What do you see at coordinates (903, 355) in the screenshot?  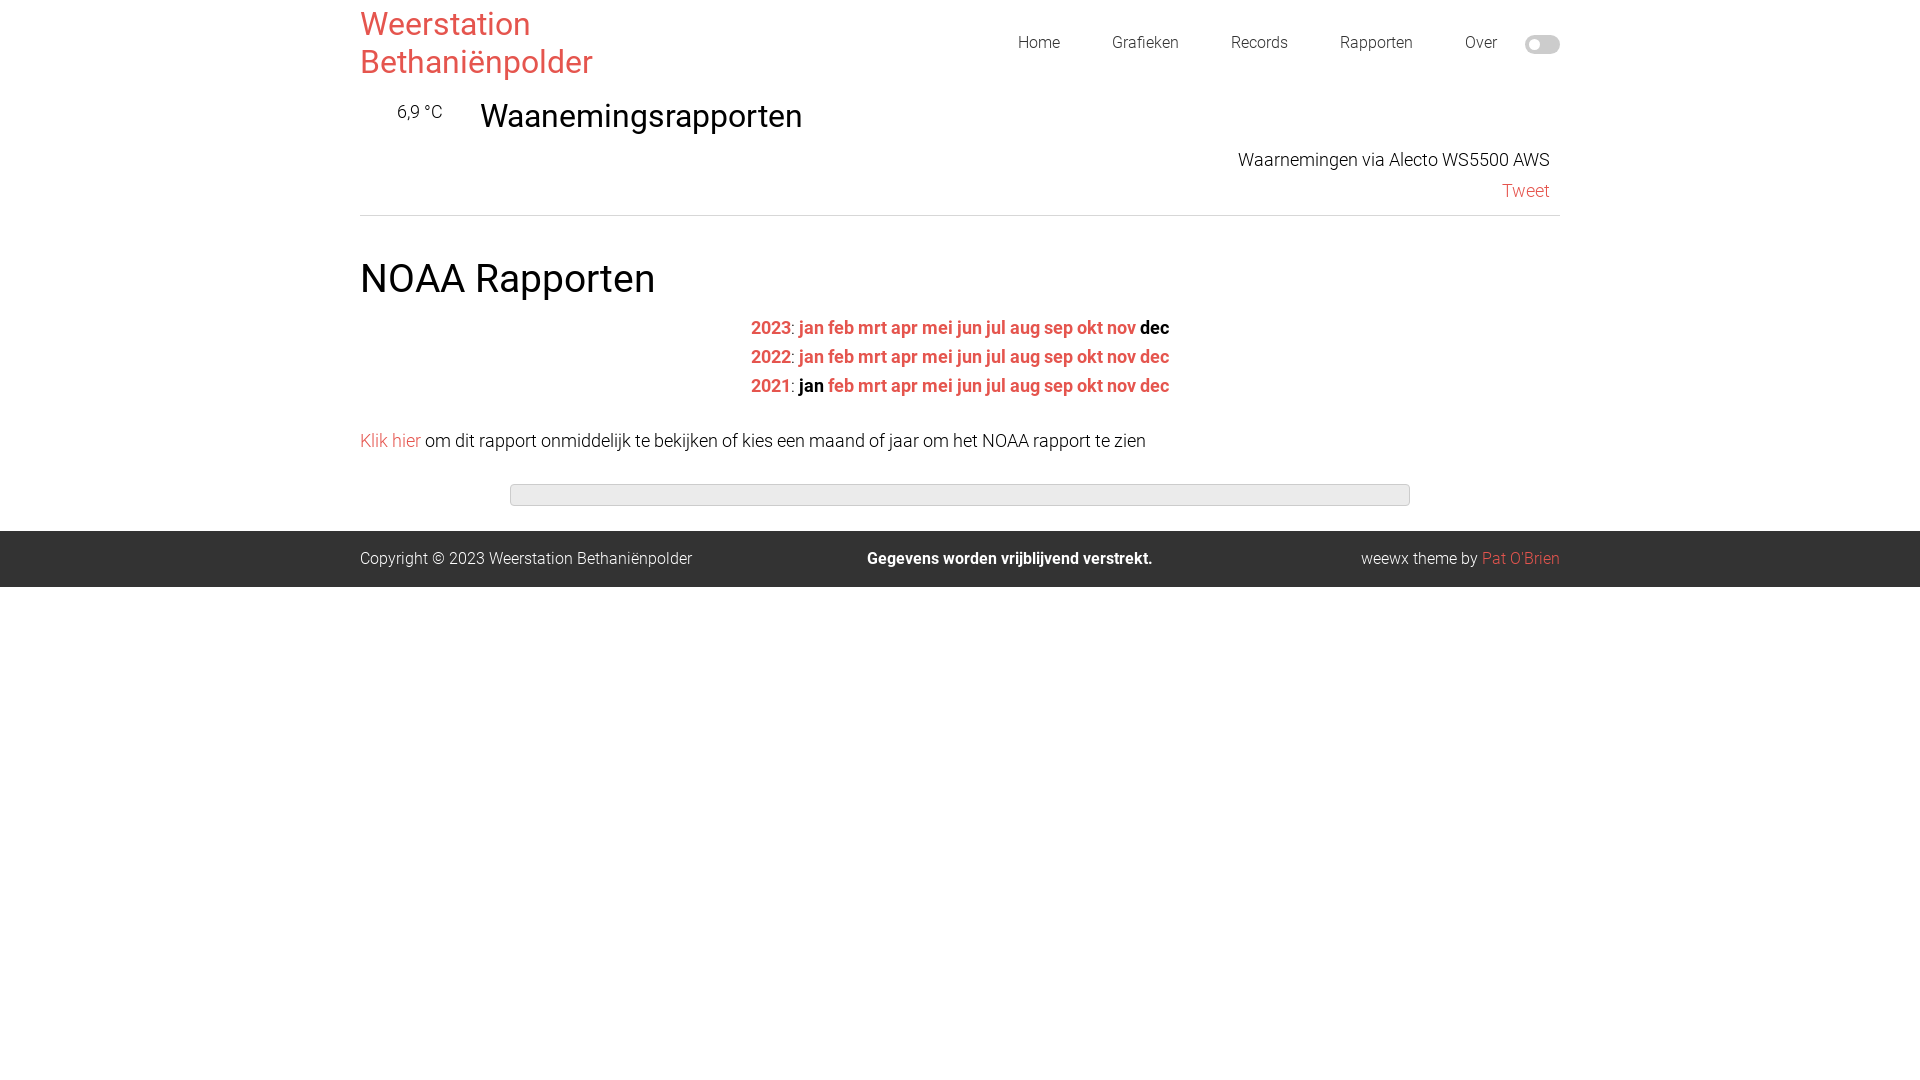 I see `'apr'` at bounding box center [903, 355].